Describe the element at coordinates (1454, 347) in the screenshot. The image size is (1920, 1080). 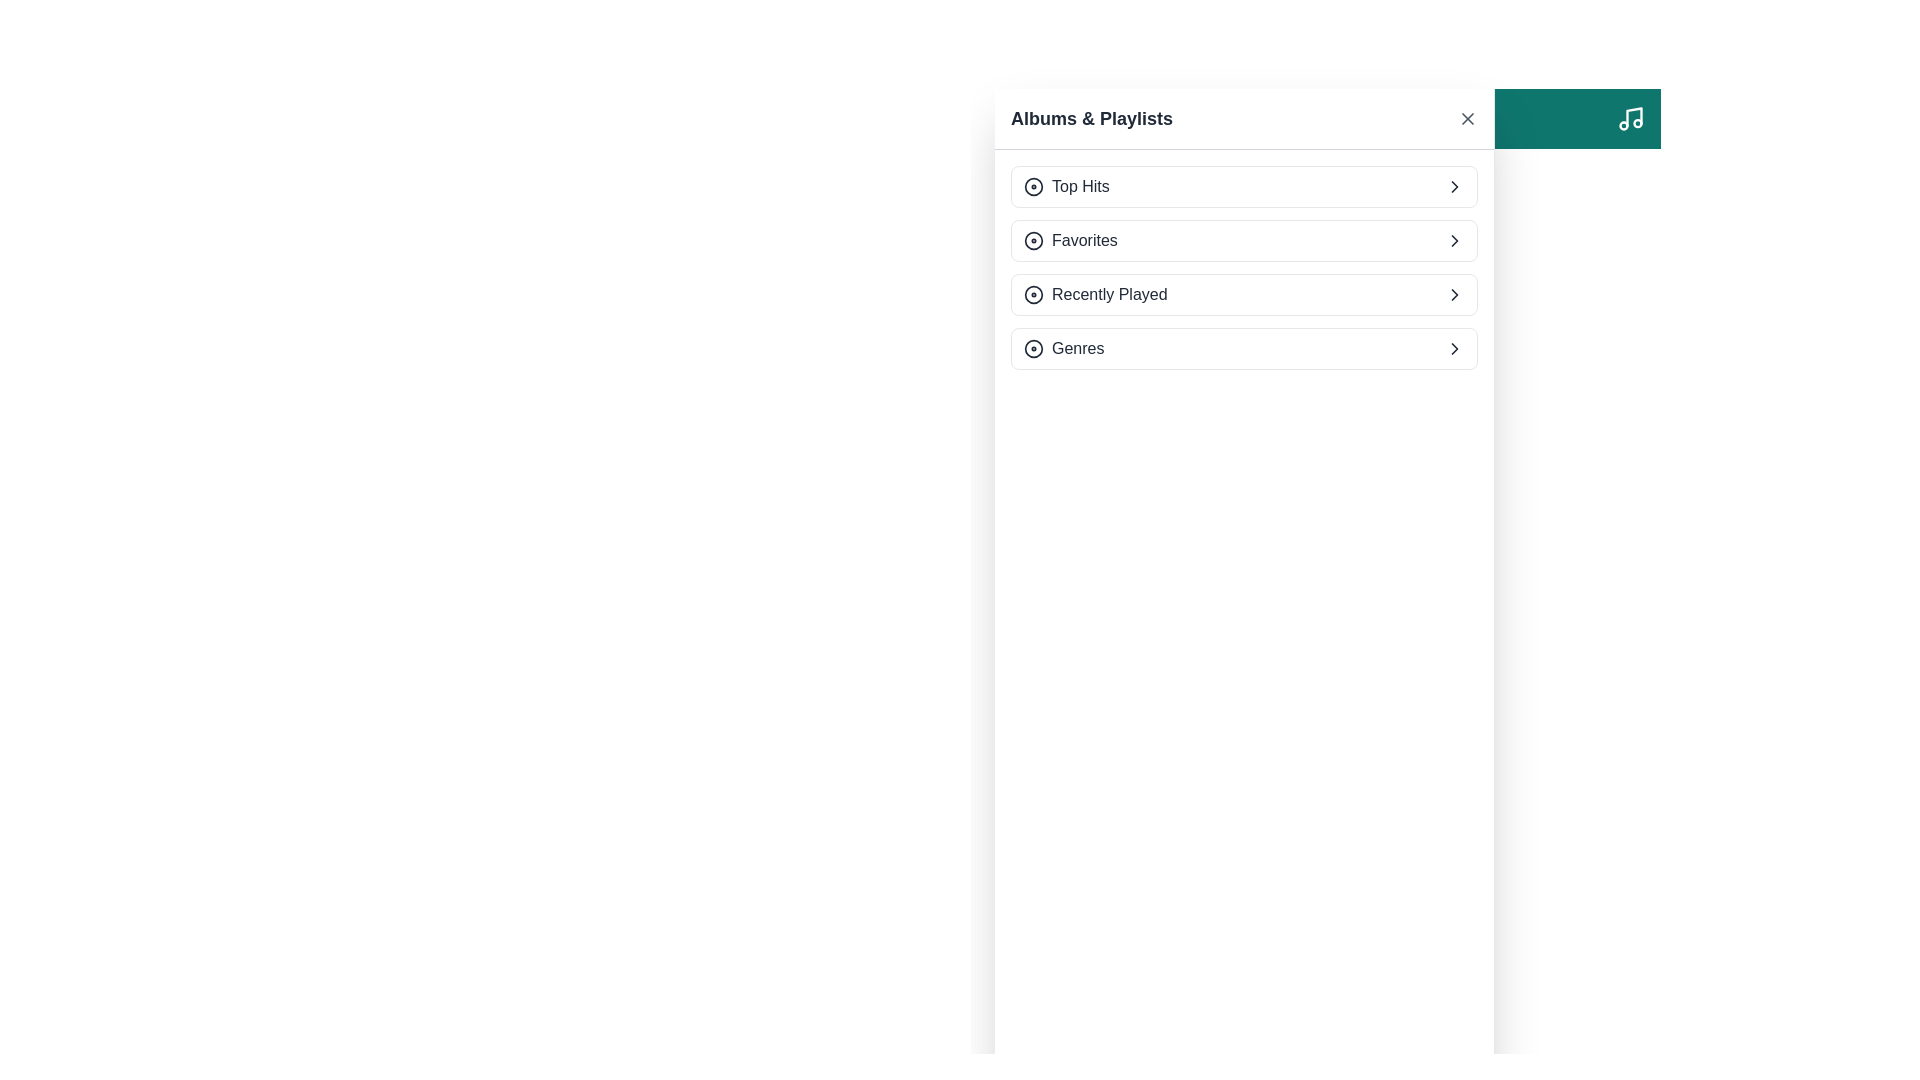
I see `the right-pointing chevron icon associated with the 'Genres' label` at that location.